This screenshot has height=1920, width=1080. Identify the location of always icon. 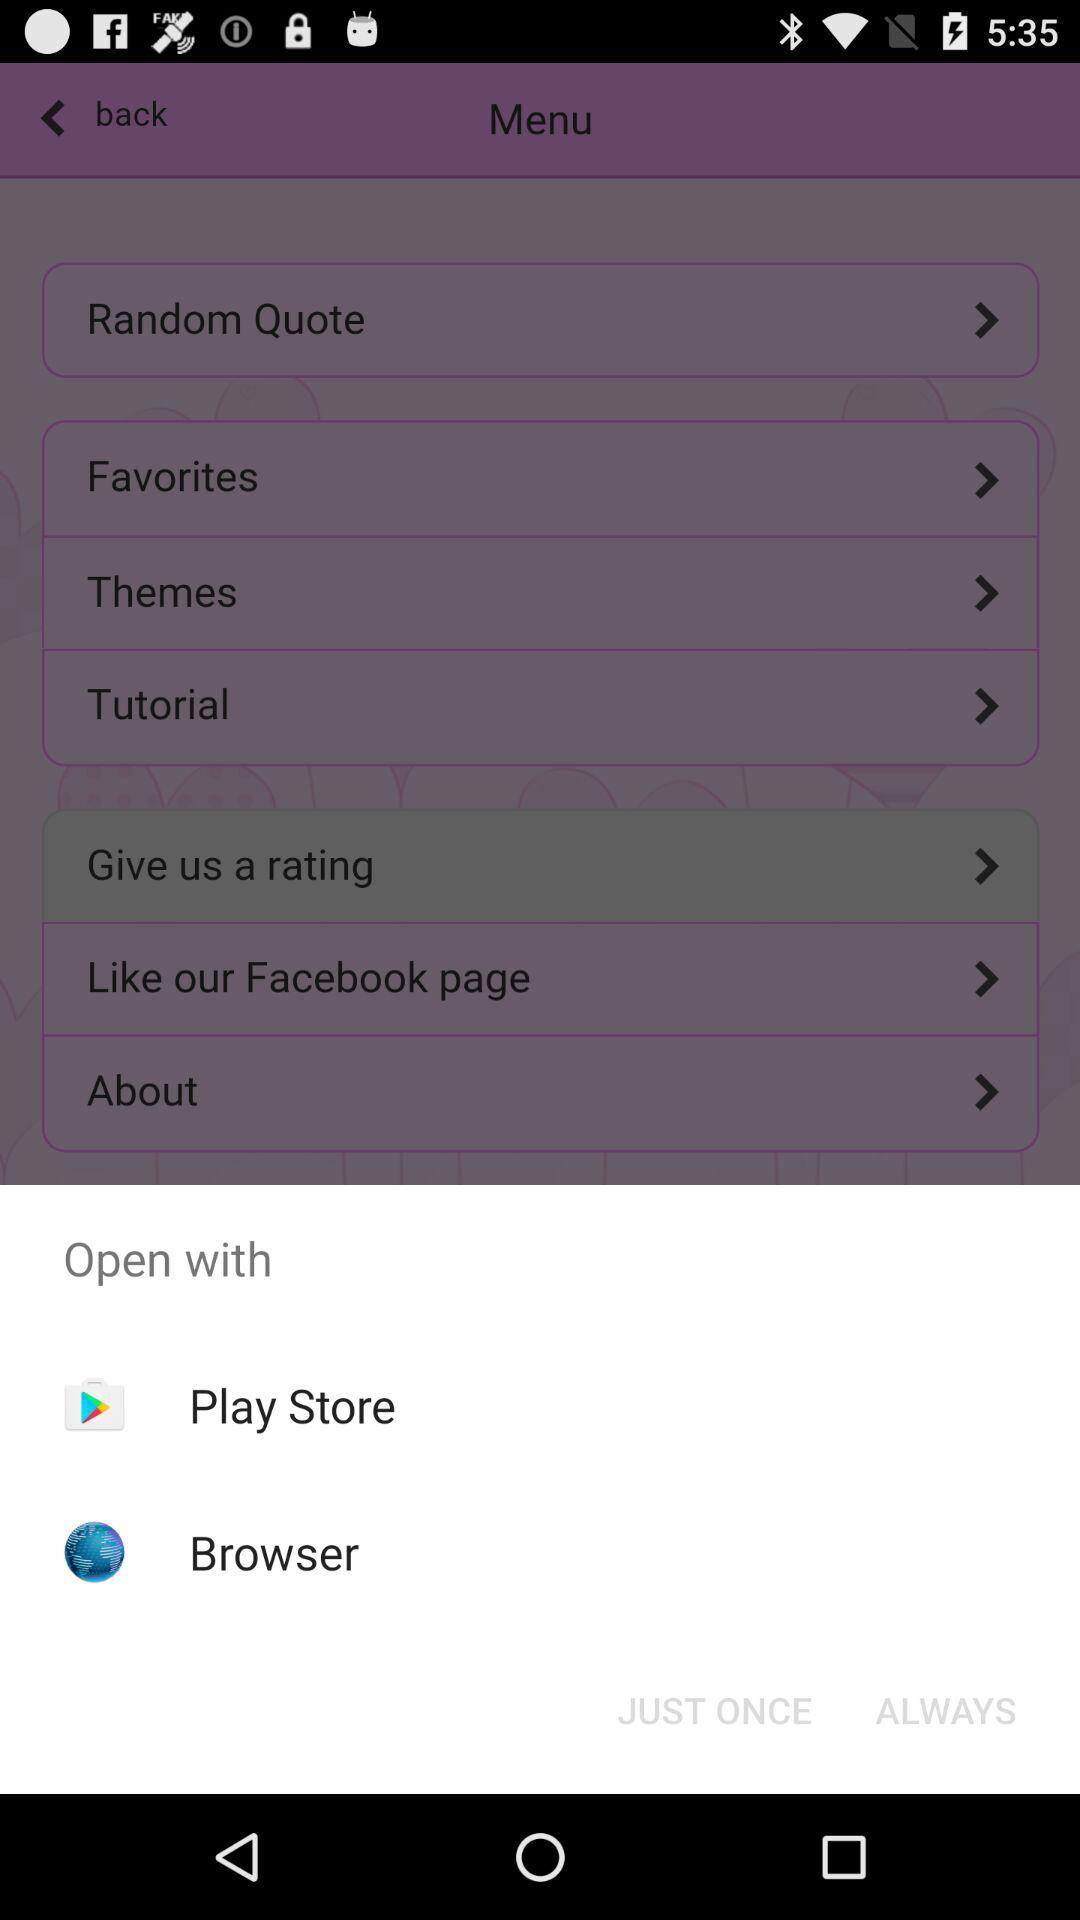
(945, 1708).